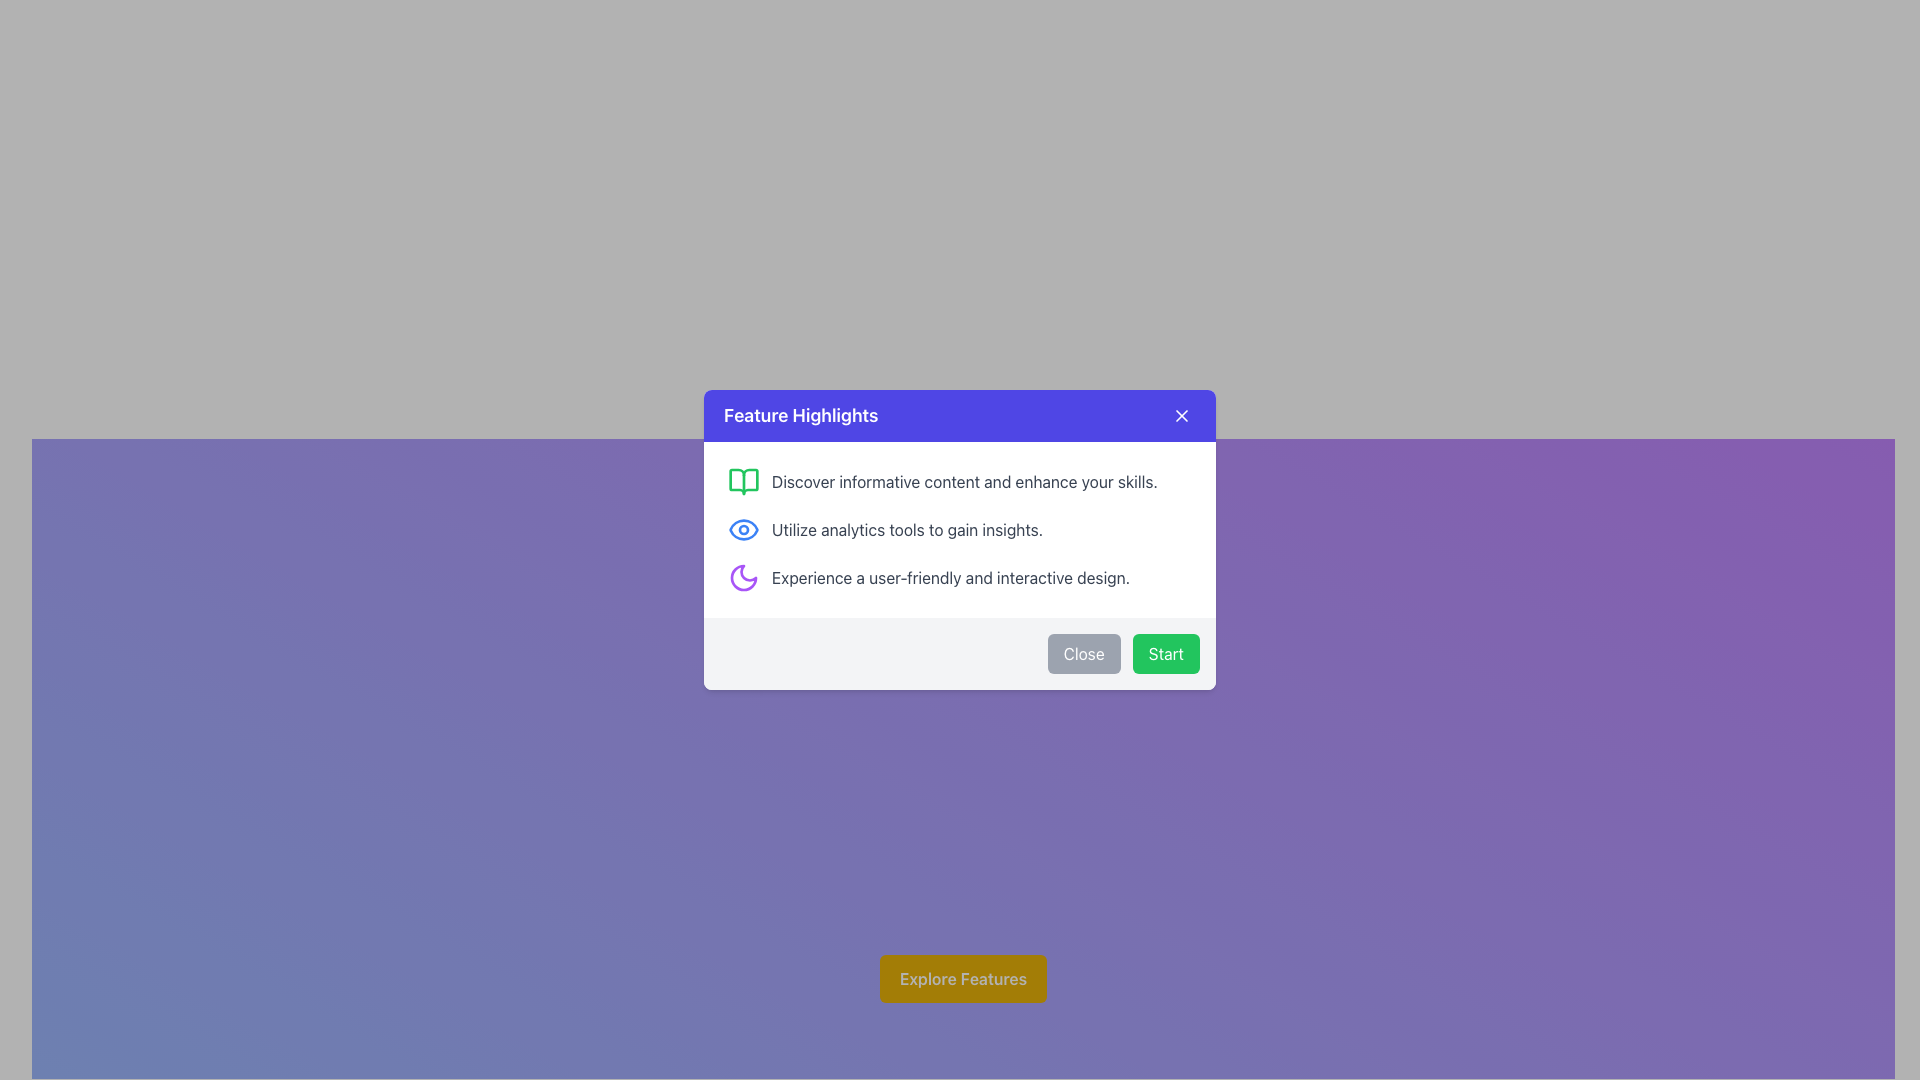 This screenshot has height=1080, width=1920. Describe the element at coordinates (949, 578) in the screenshot. I see `the text label that provides an informative description in the modal dialog, located at the bottom-most position of a vertical list of features, which is the third item in the list` at that location.